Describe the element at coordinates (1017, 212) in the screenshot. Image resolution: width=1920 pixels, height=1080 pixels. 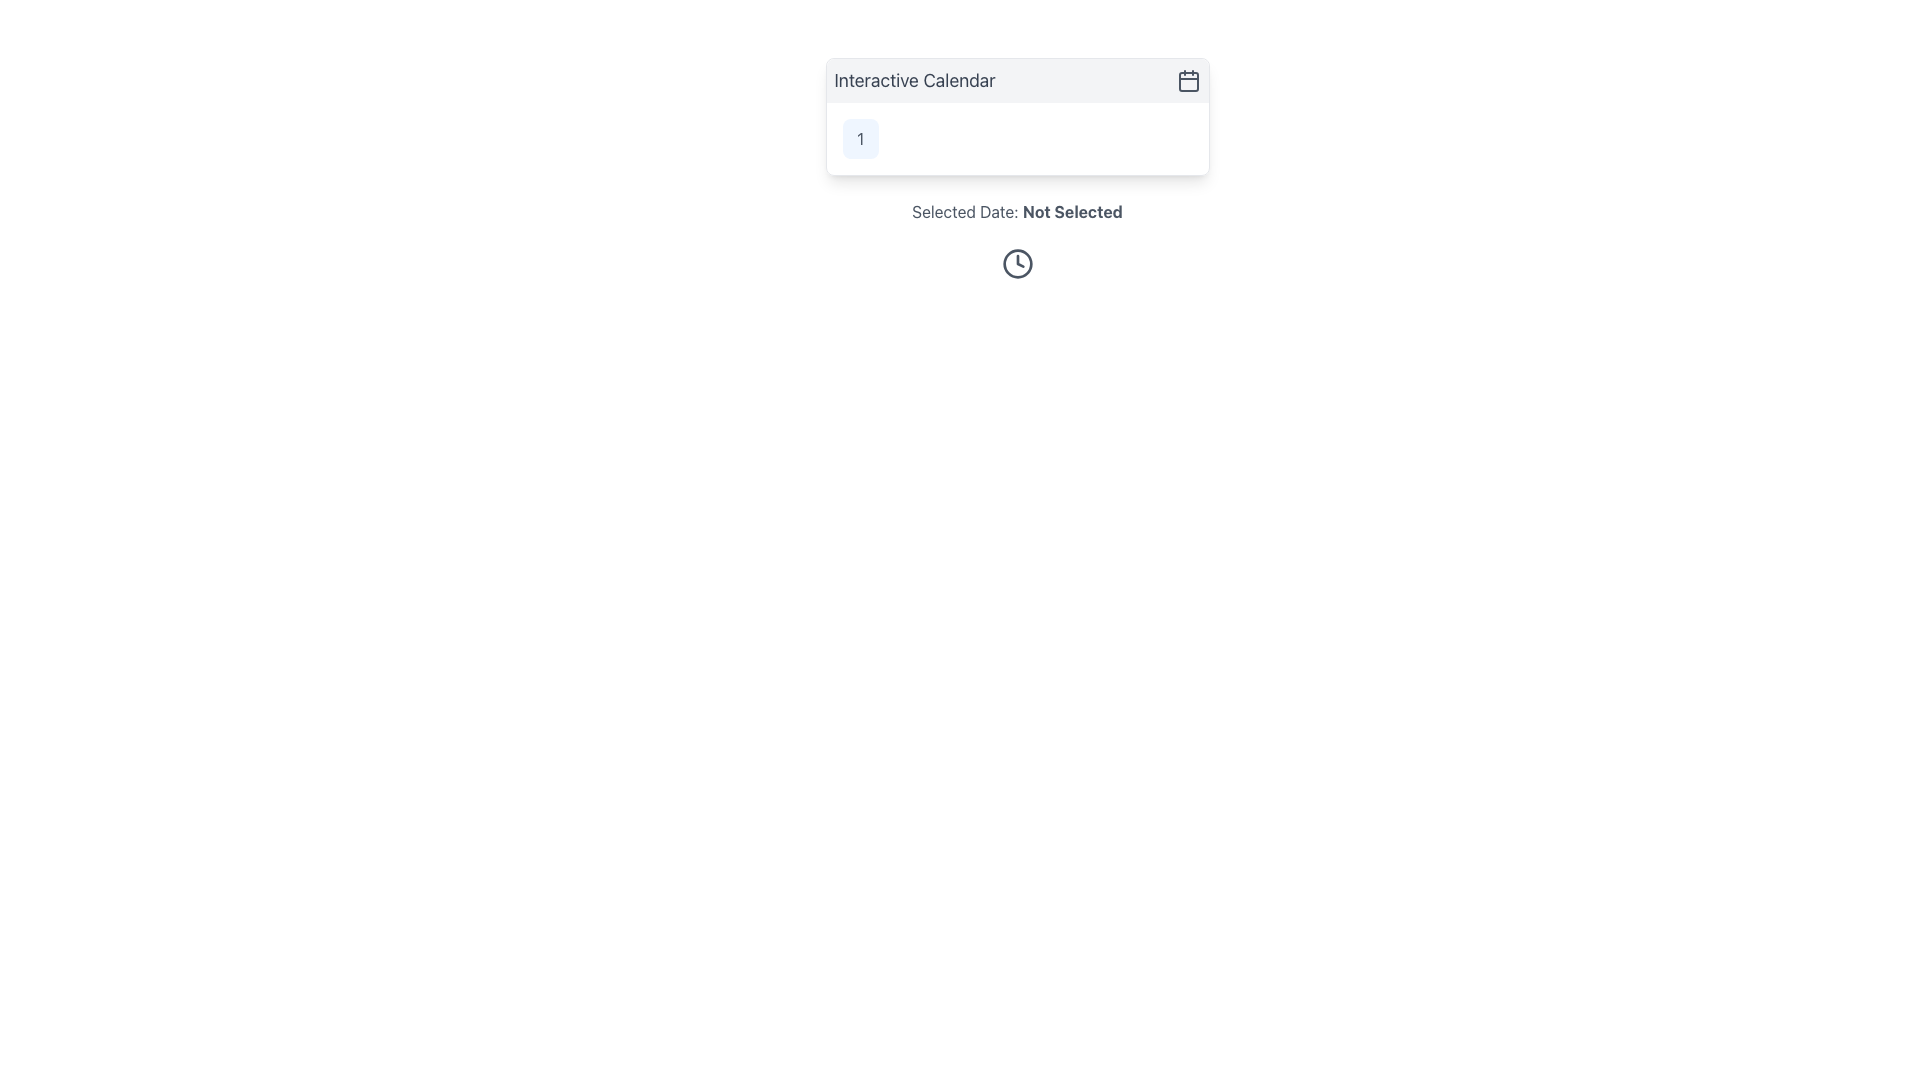
I see `the Text label that indicates no date has been chosen, located centrally in the horizontal axis at the bottom of the interactive calendar component` at that location.